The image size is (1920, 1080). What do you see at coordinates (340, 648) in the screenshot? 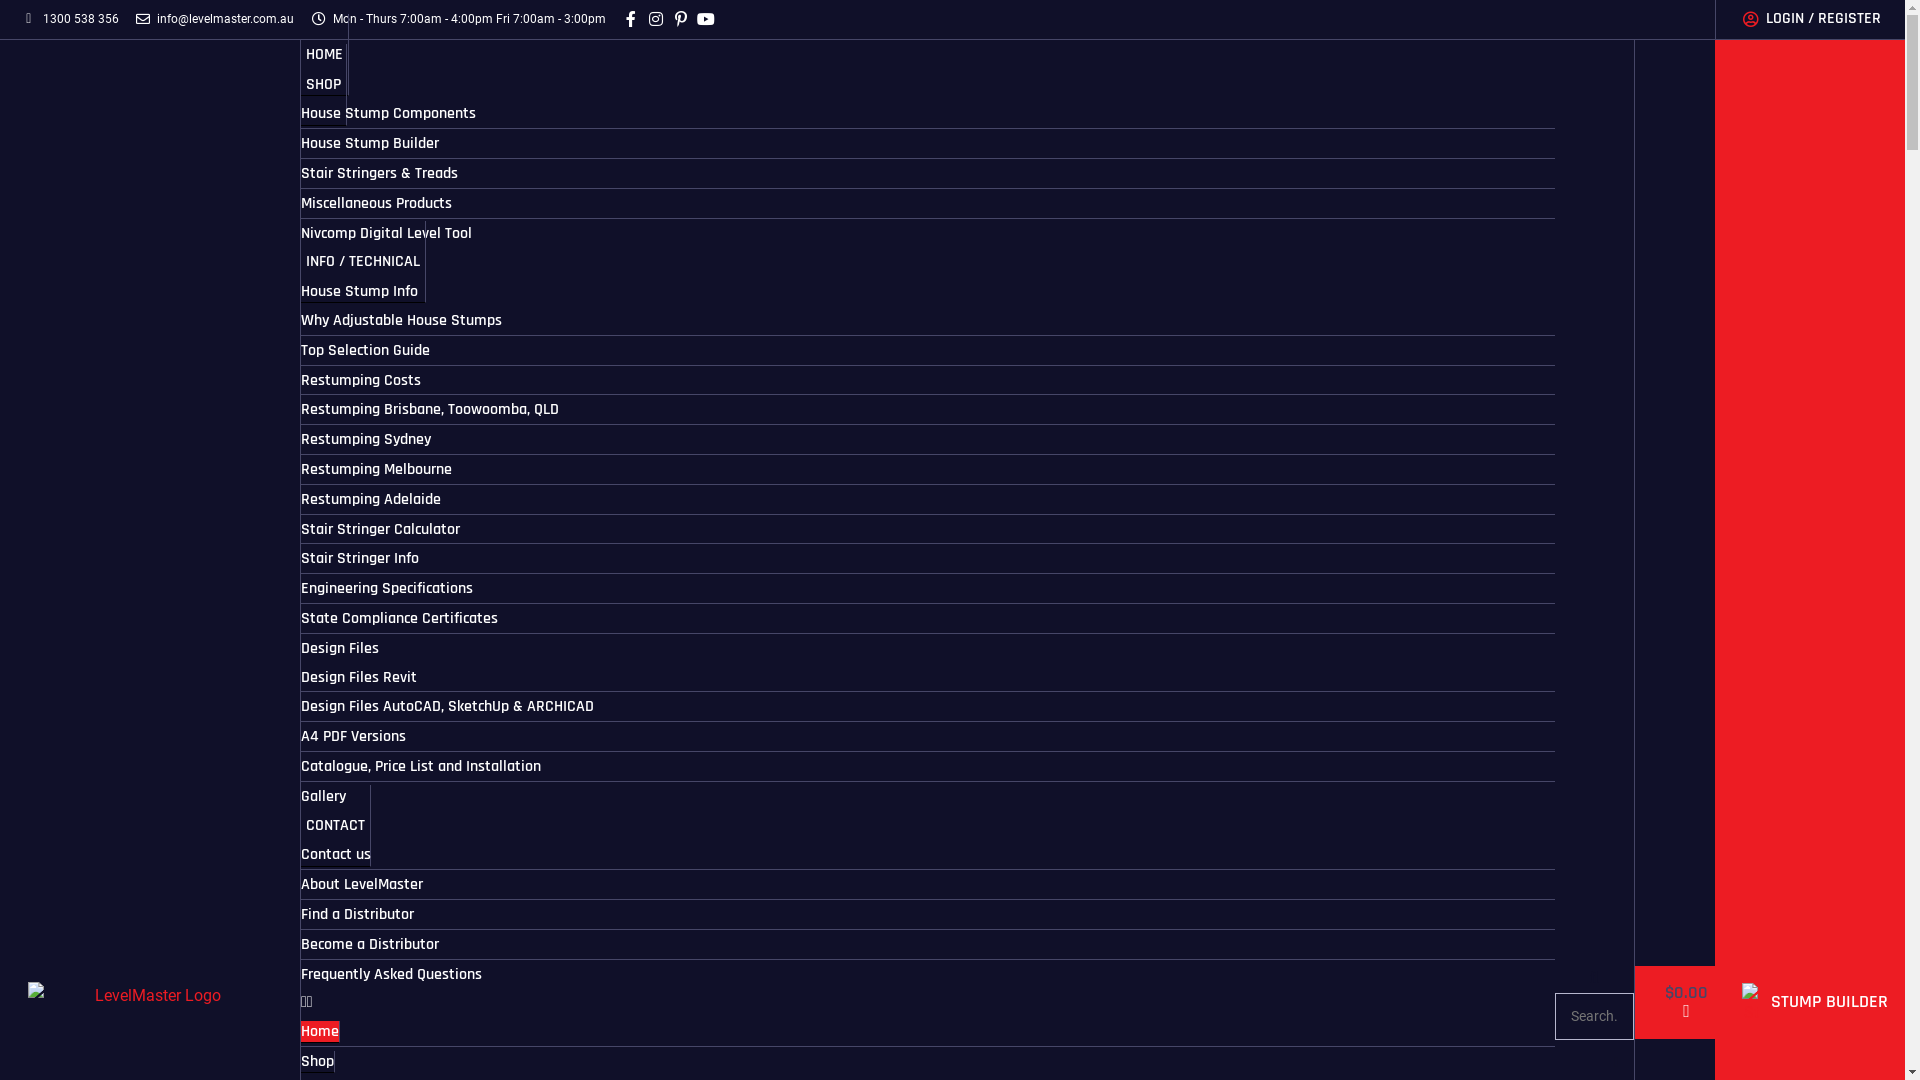
I see `'Design Files'` at bounding box center [340, 648].